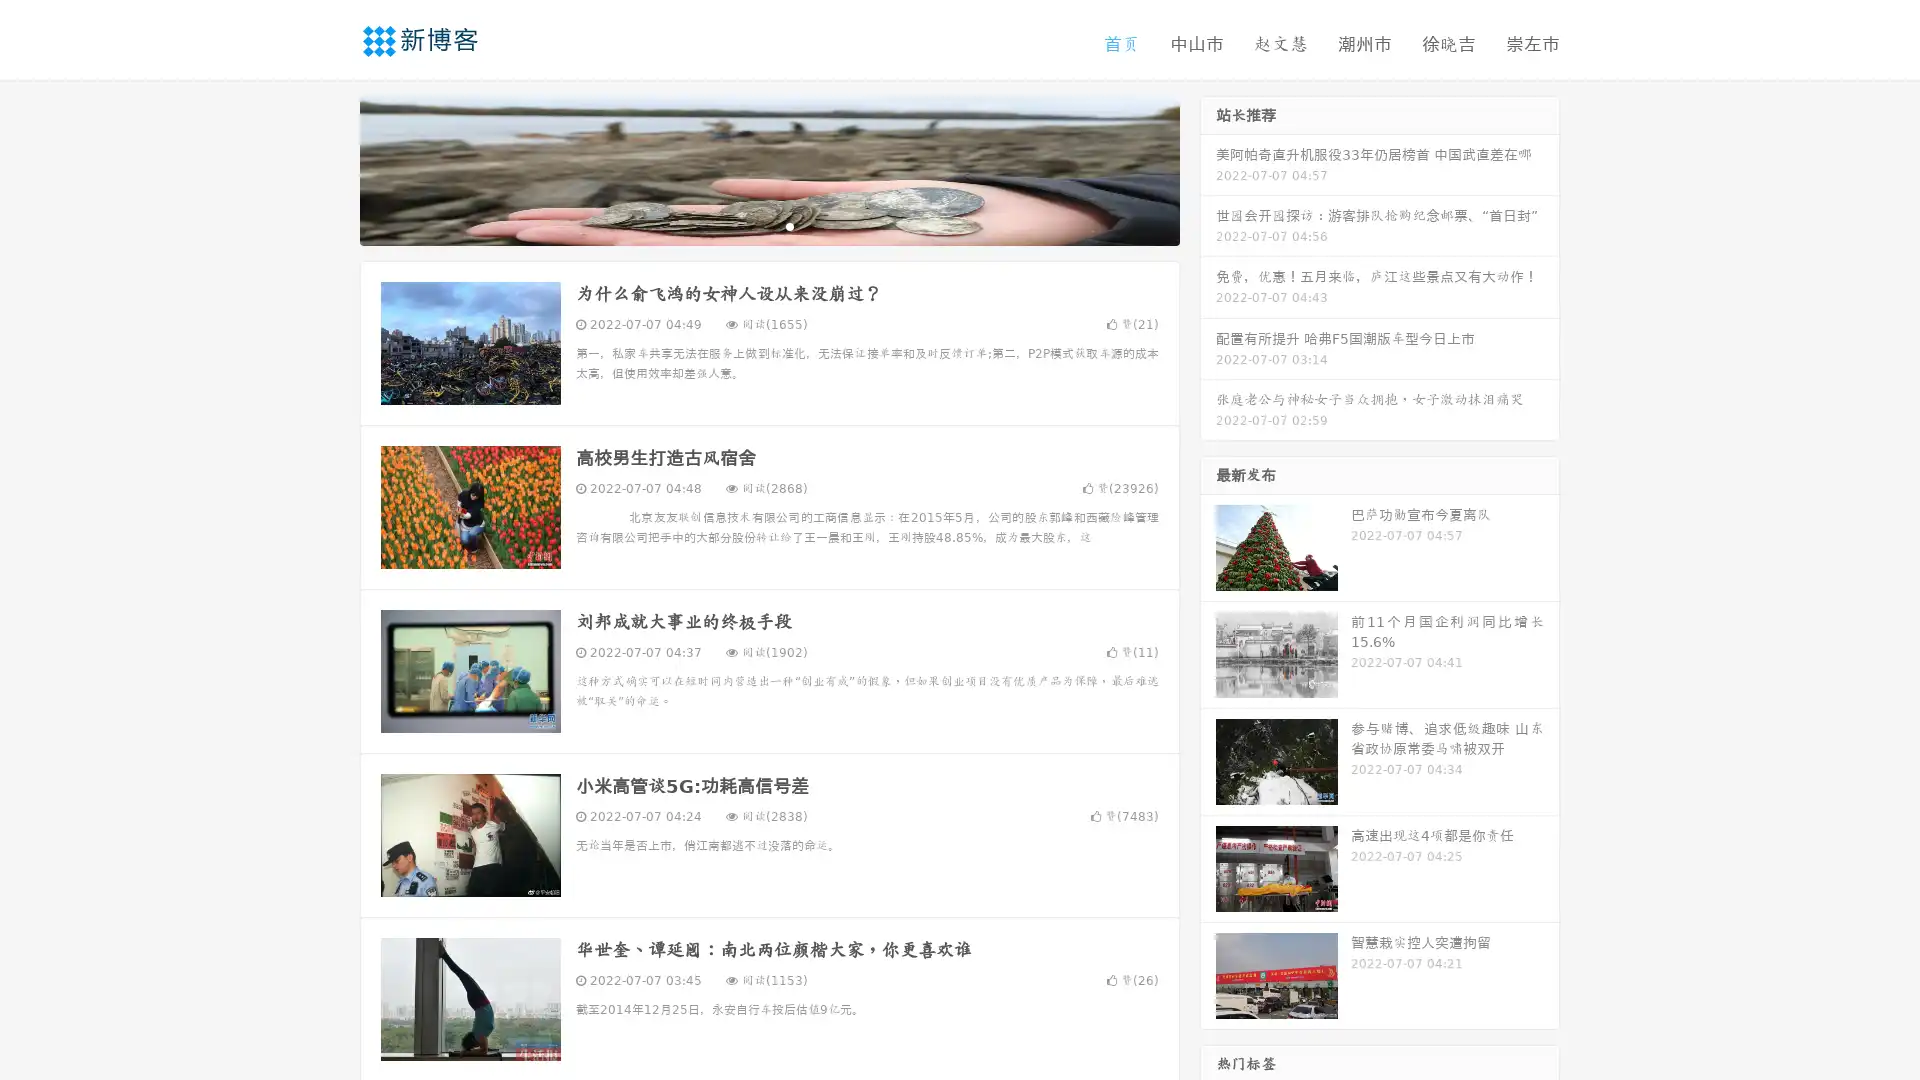 This screenshot has width=1920, height=1080. I want to click on Go to slide 3, so click(789, 225).